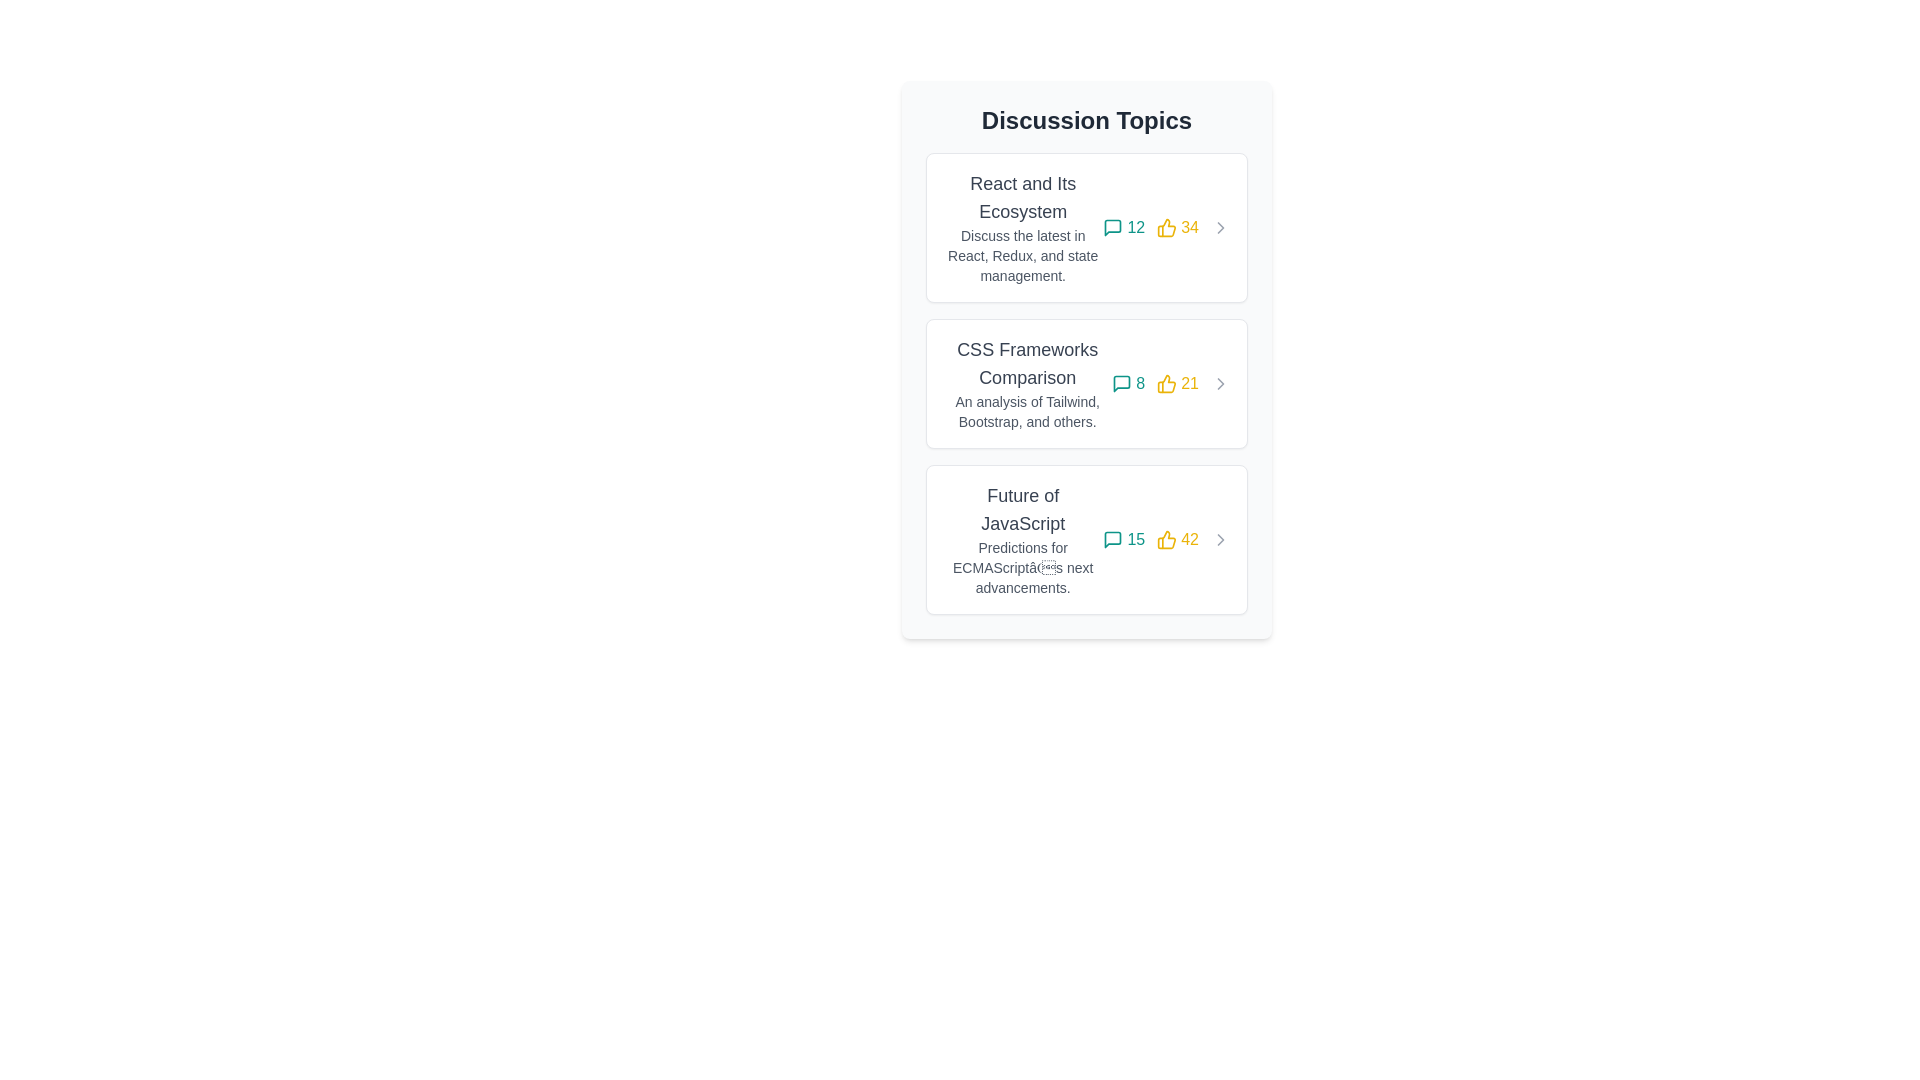 The image size is (1920, 1080). What do you see at coordinates (1167, 540) in the screenshot?
I see `the Thumbs-Up icon located in the third card of the 'Discussion Topics' list to express a like` at bounding box center [1167, 540].